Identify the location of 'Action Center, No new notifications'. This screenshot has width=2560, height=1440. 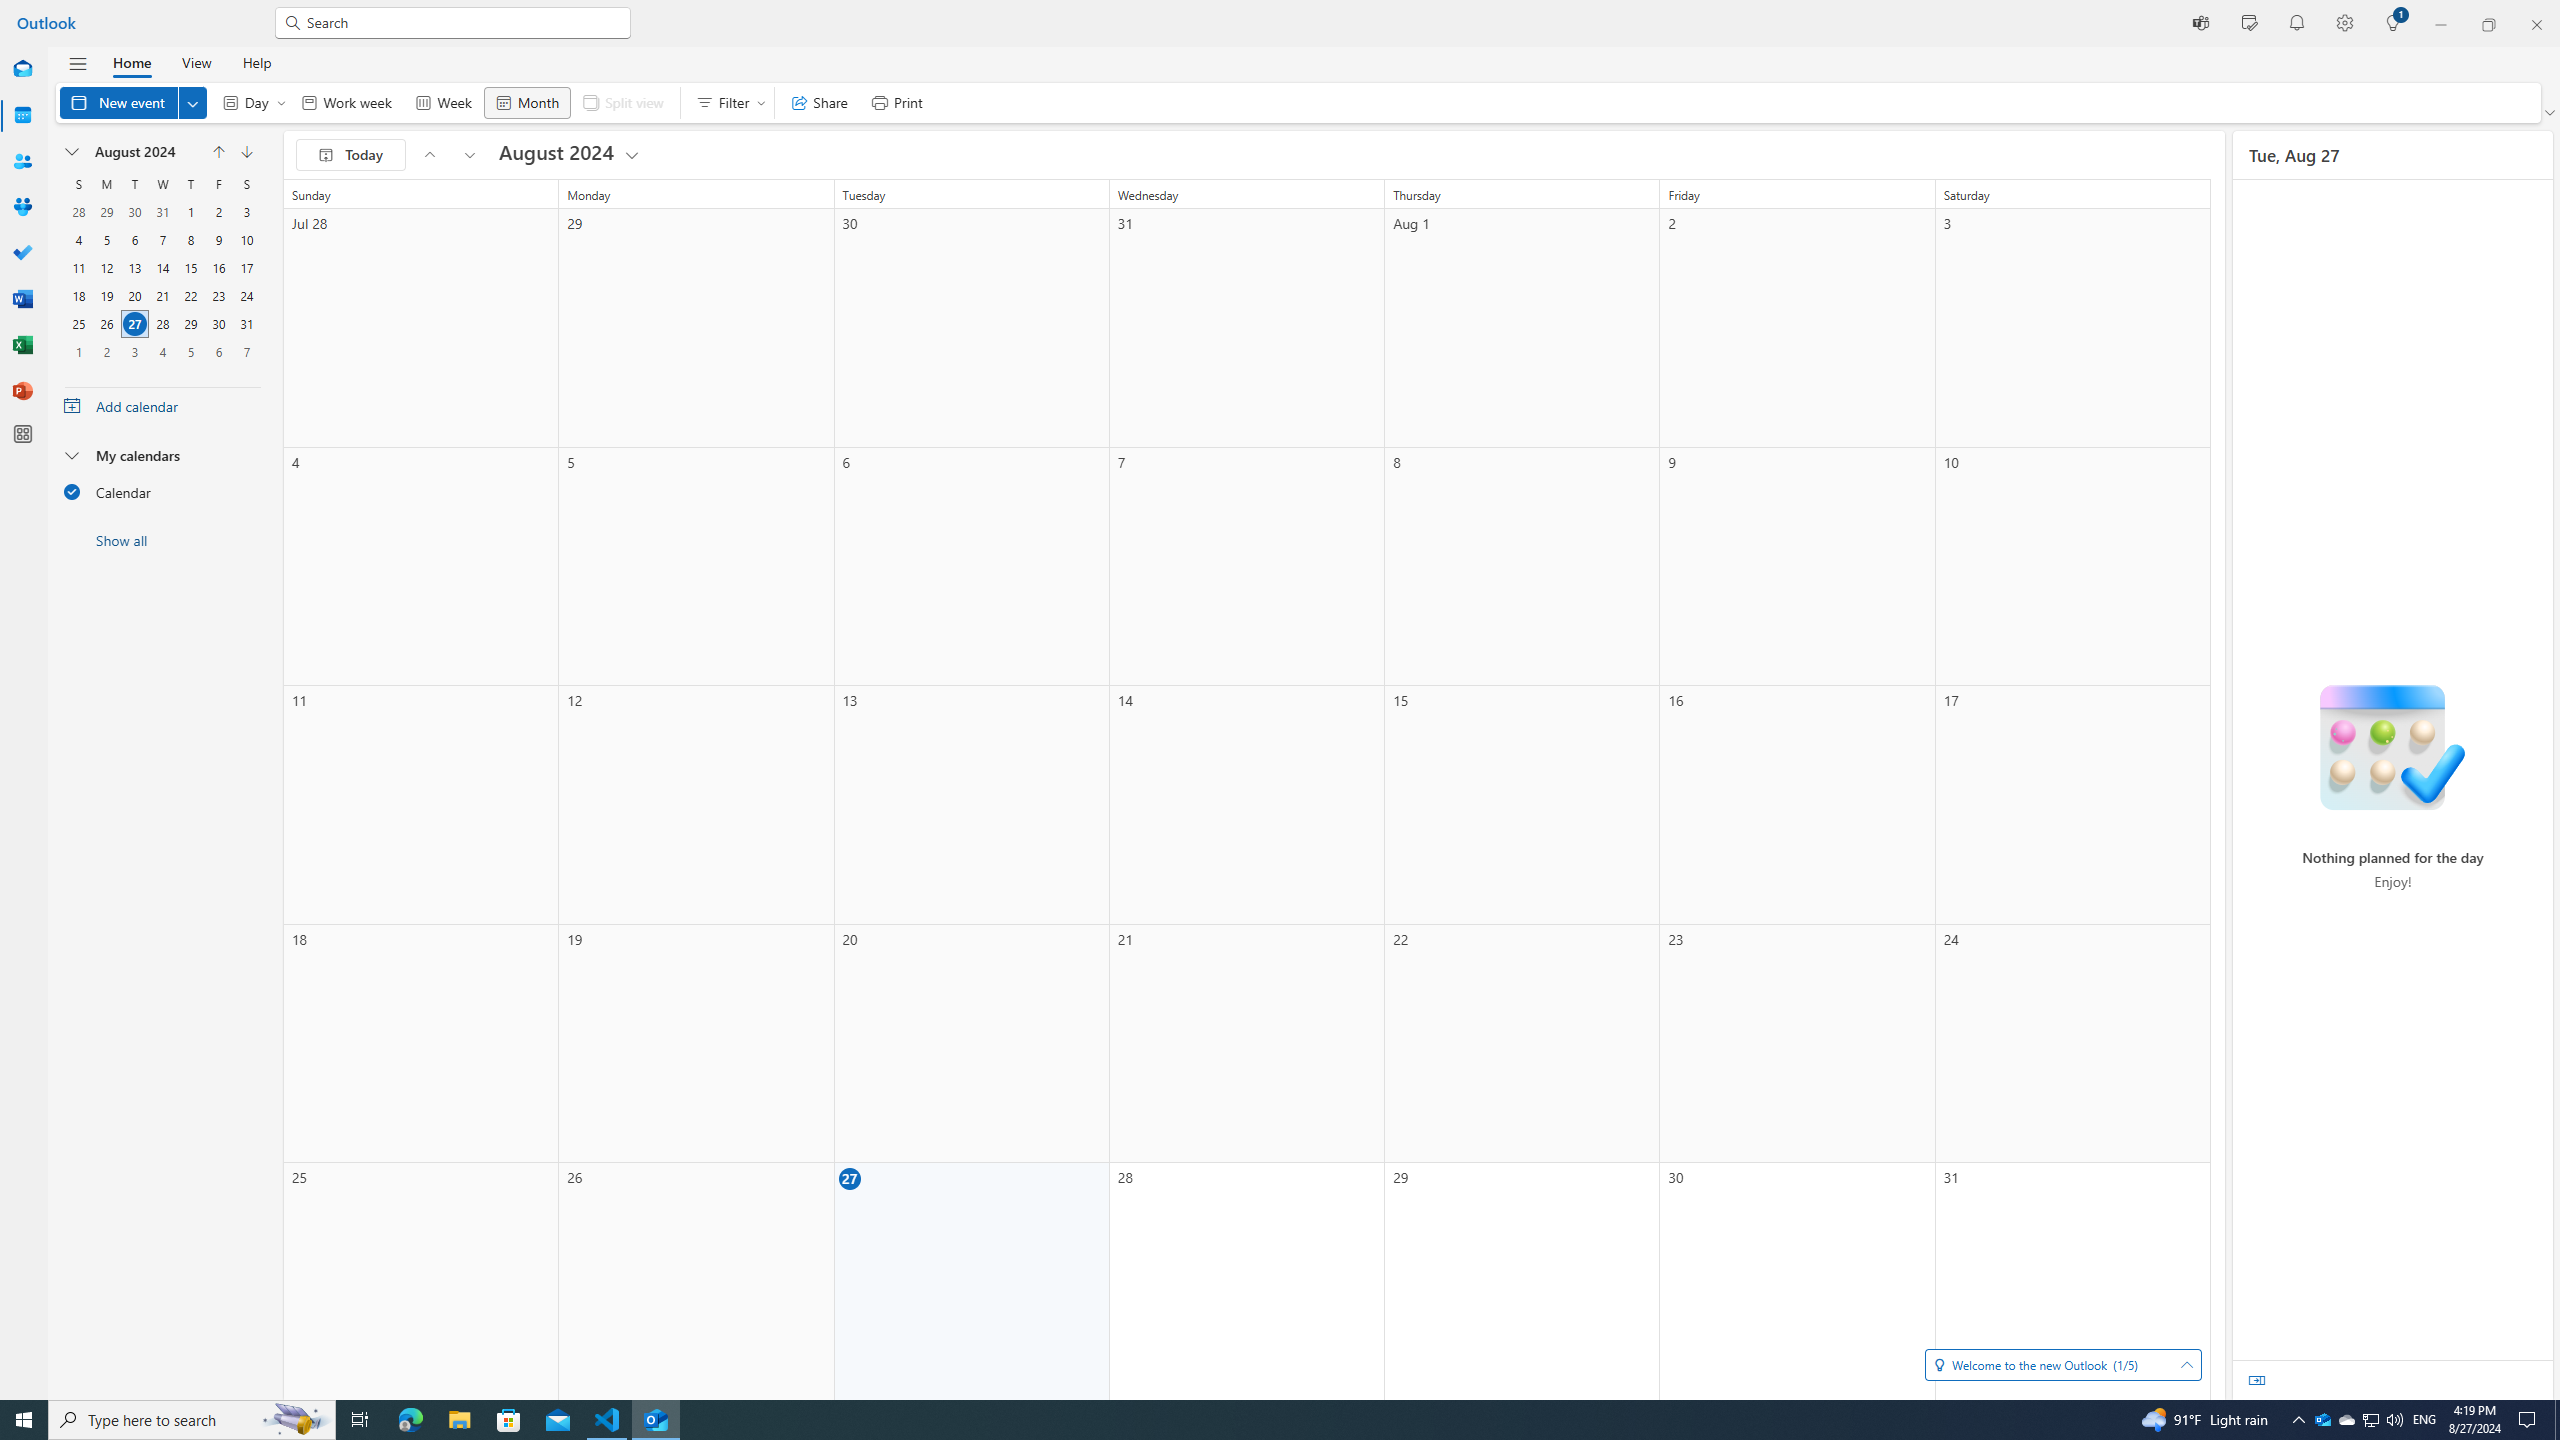
(2530, 1418).